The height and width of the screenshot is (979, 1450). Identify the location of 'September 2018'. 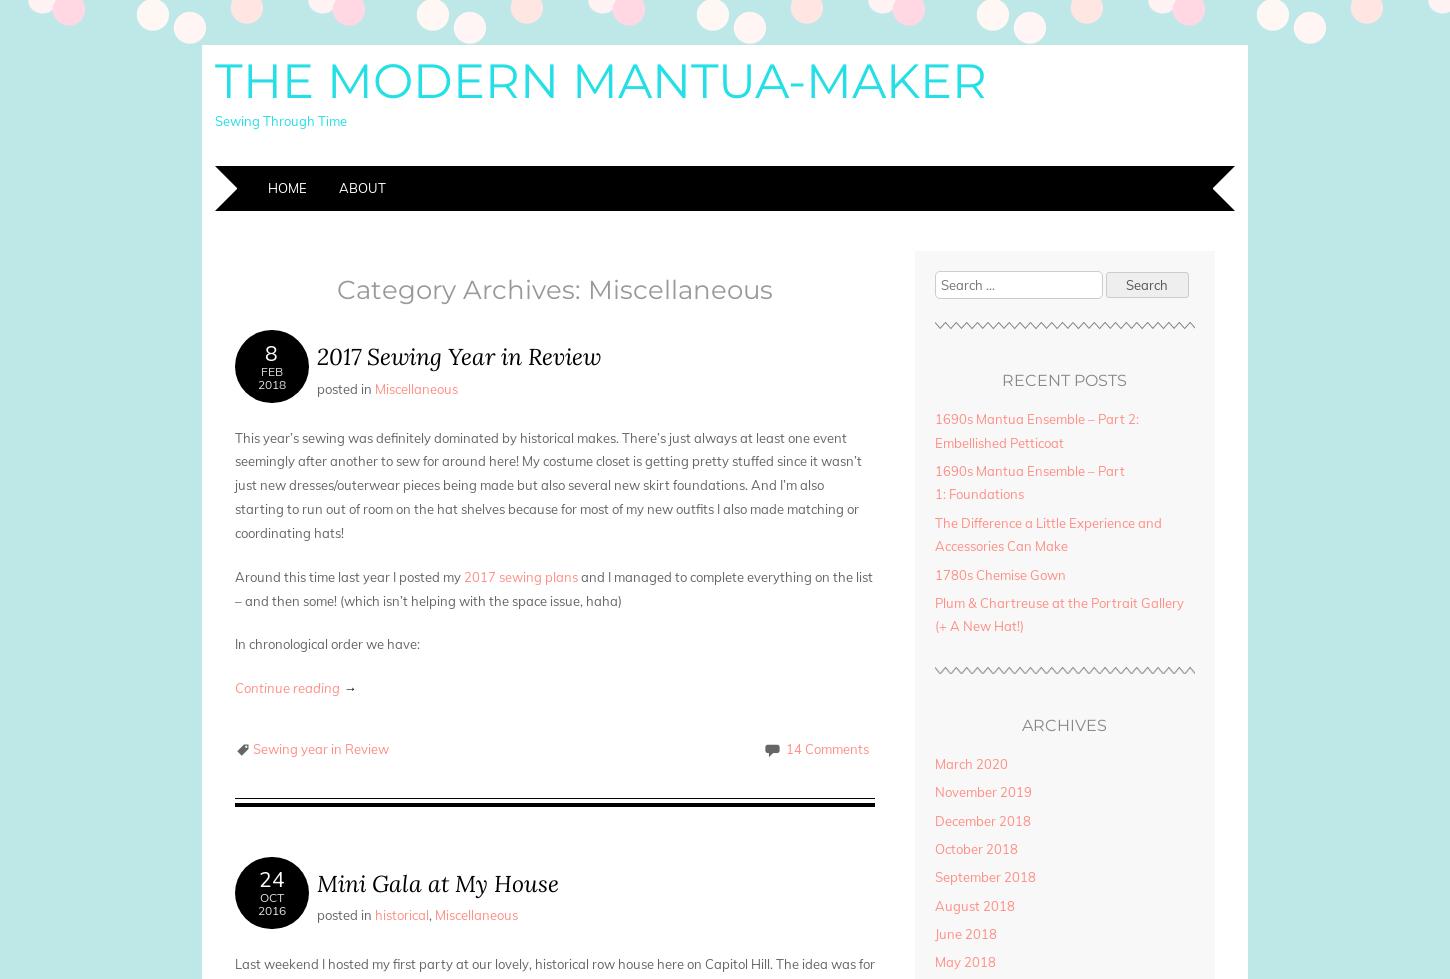
(984, 875).